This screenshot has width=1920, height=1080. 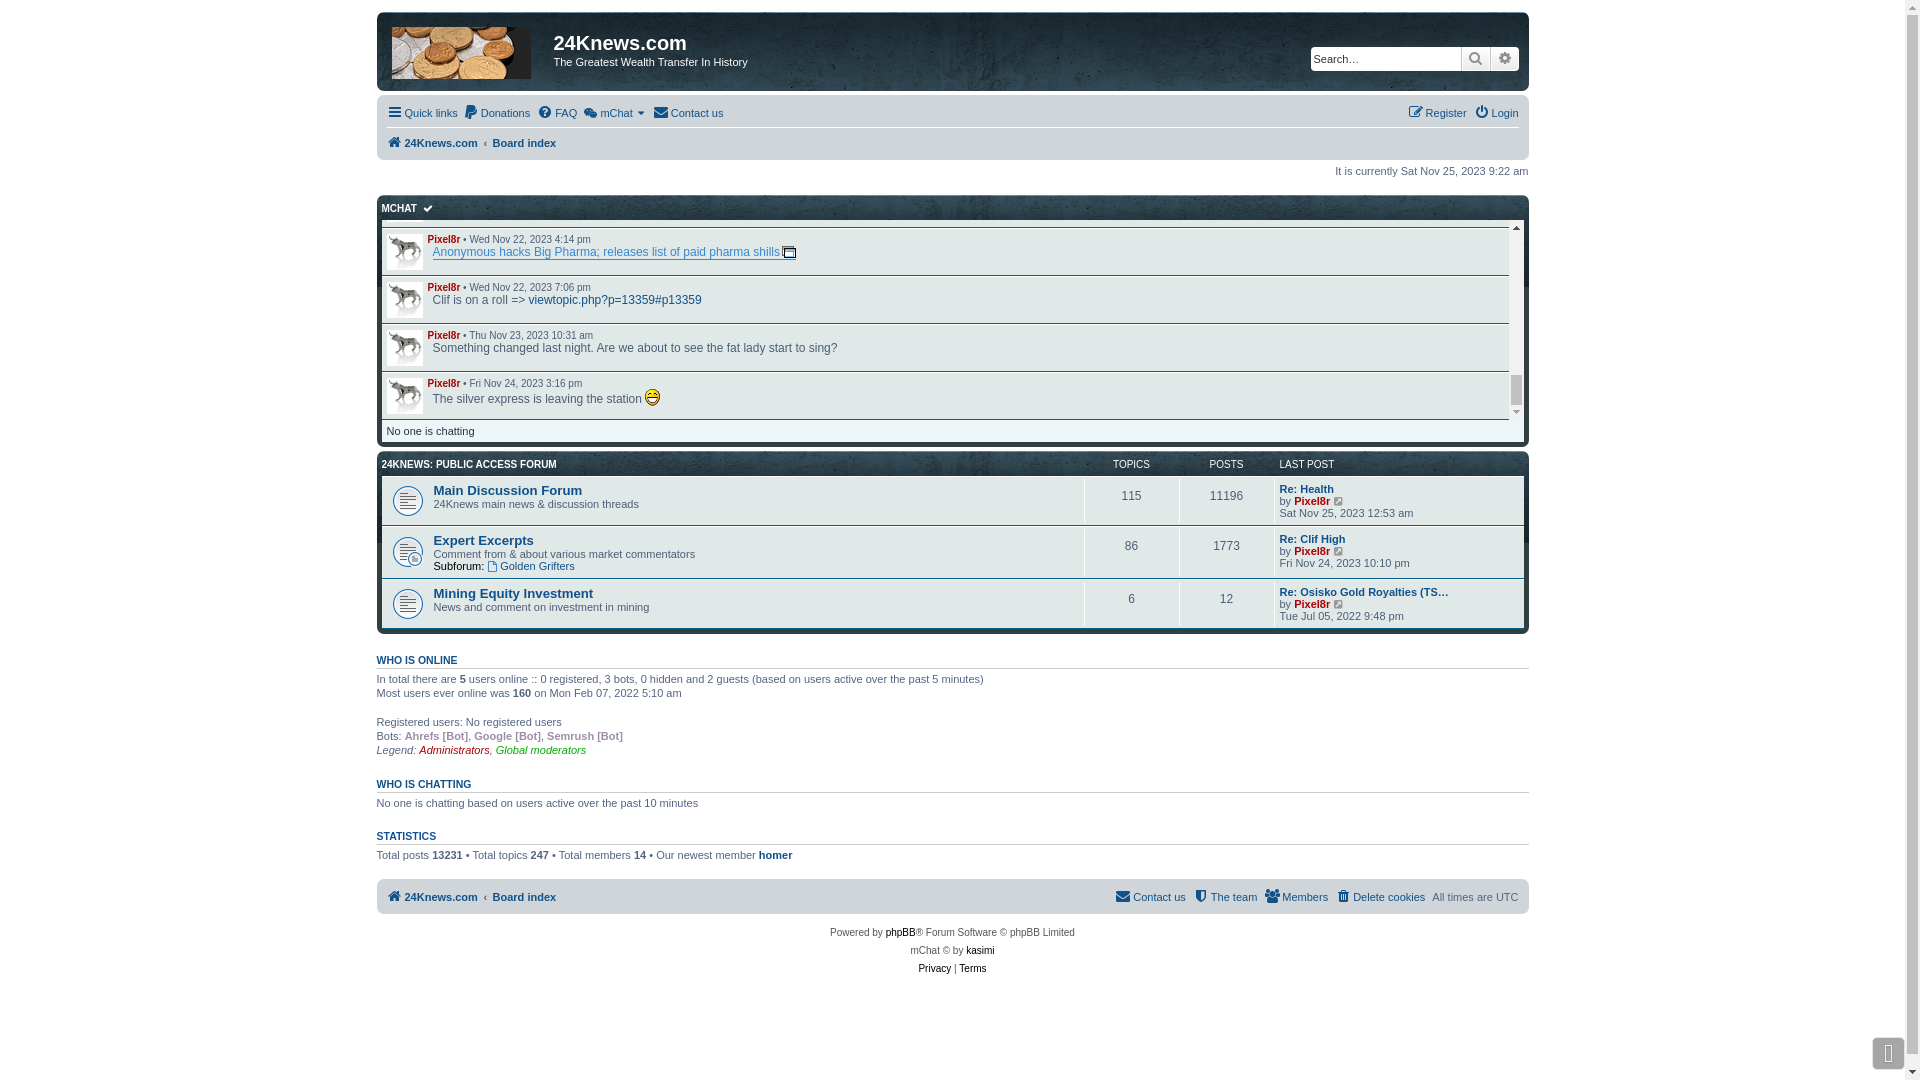 What do you see at coordinates (1280, 538) in the screenshot?
I see `'Re: Clif High'` at bounding box center [1280, 538].